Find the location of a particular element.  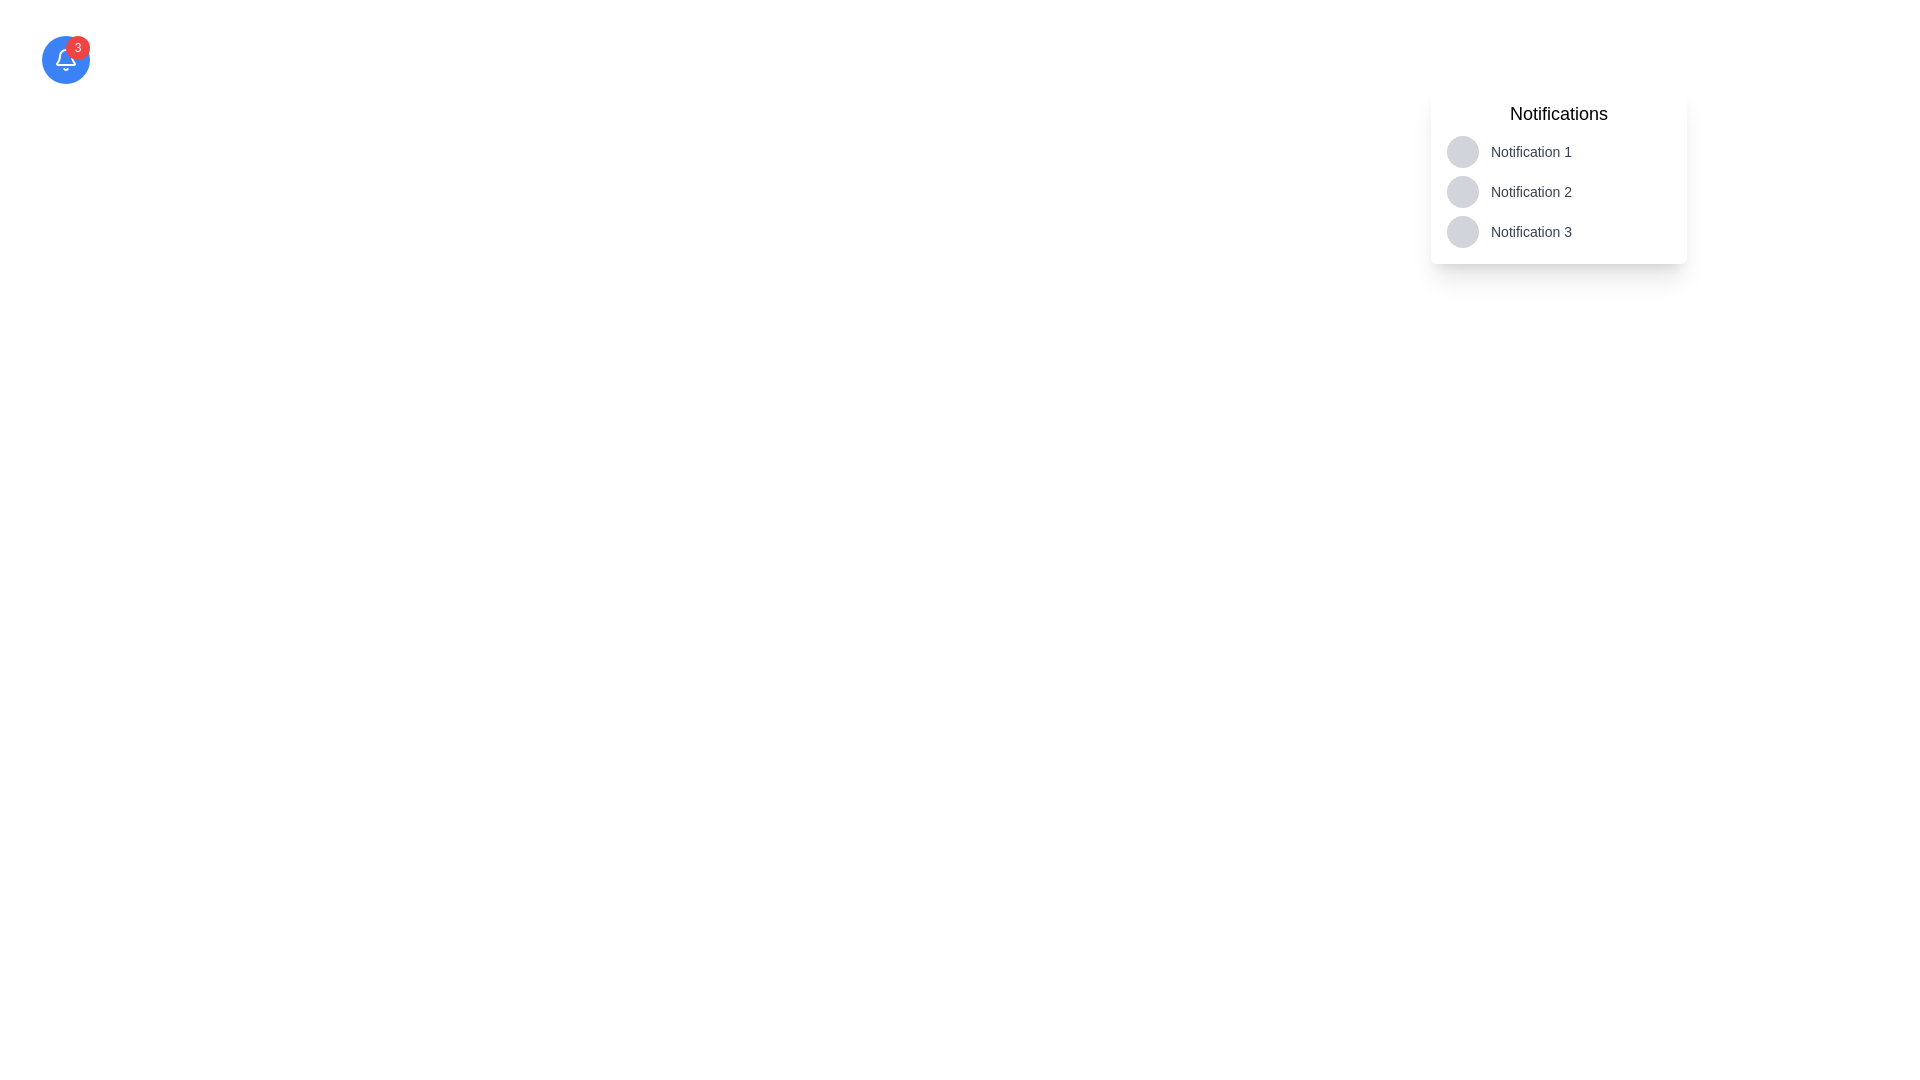

the second notification item labeled 'Notification 2' in the Notifications panel to focus or select it is located at coordinates (1558, 192).